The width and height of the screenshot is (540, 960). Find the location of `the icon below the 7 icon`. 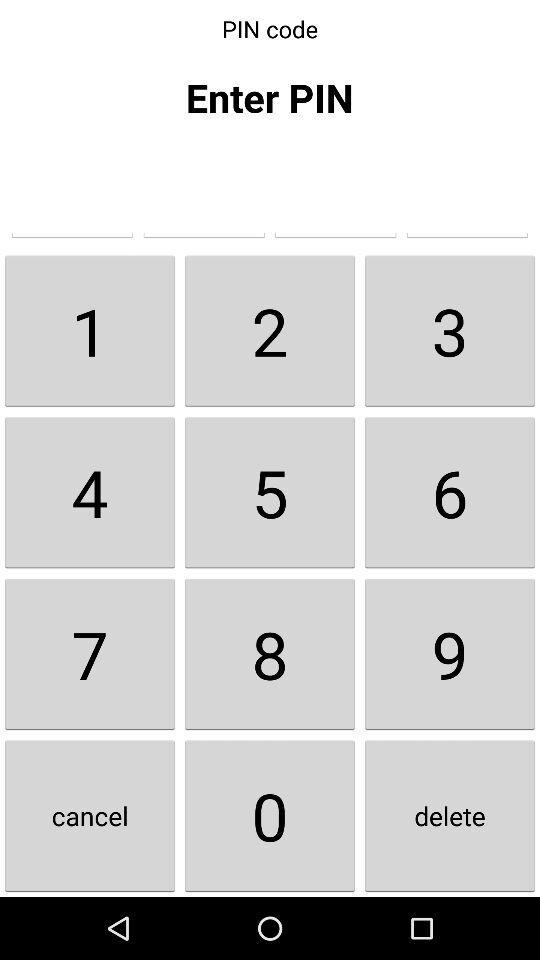

the icon below the 7 icon is located at coordinates (89, 816).